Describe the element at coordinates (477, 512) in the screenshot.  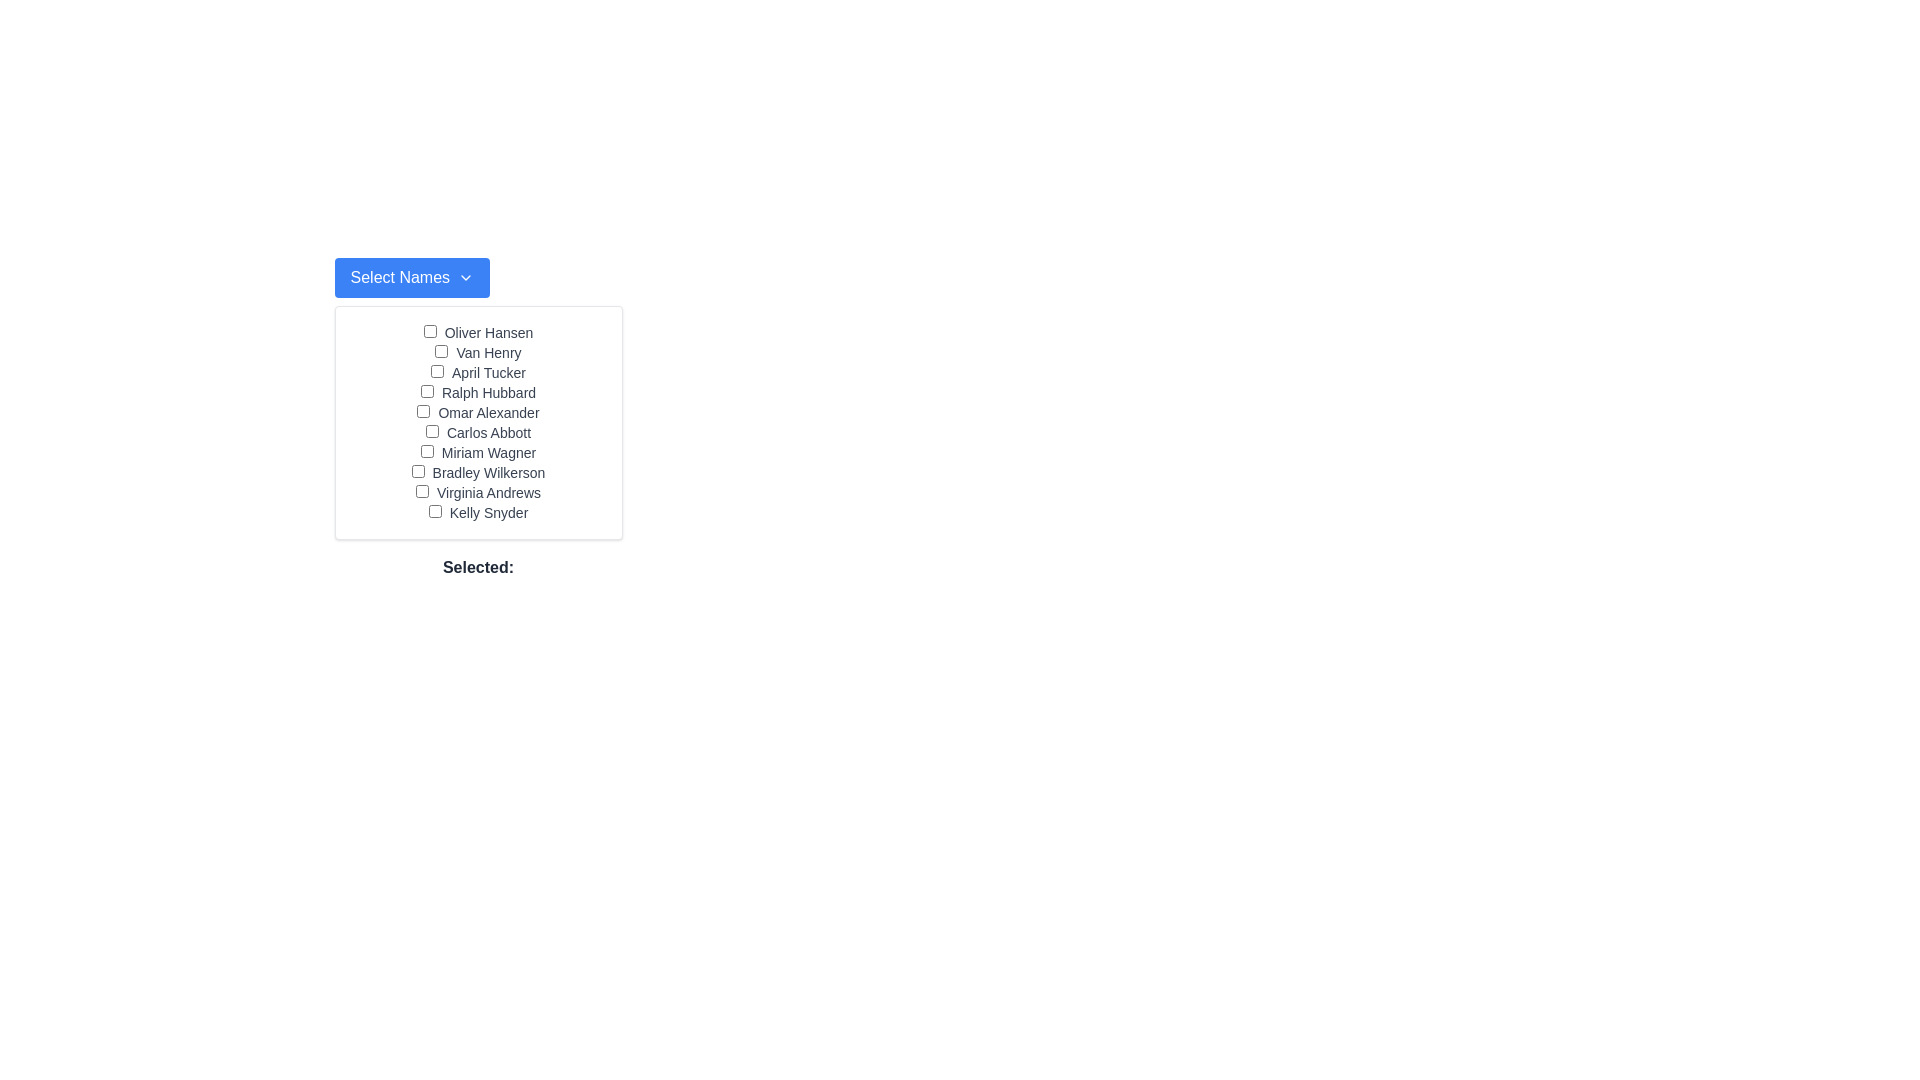
I see `the label displaying 'Kelly Snyder', which is a smaller gray font next to the checkbox in the 'Select Names' list` at that location.